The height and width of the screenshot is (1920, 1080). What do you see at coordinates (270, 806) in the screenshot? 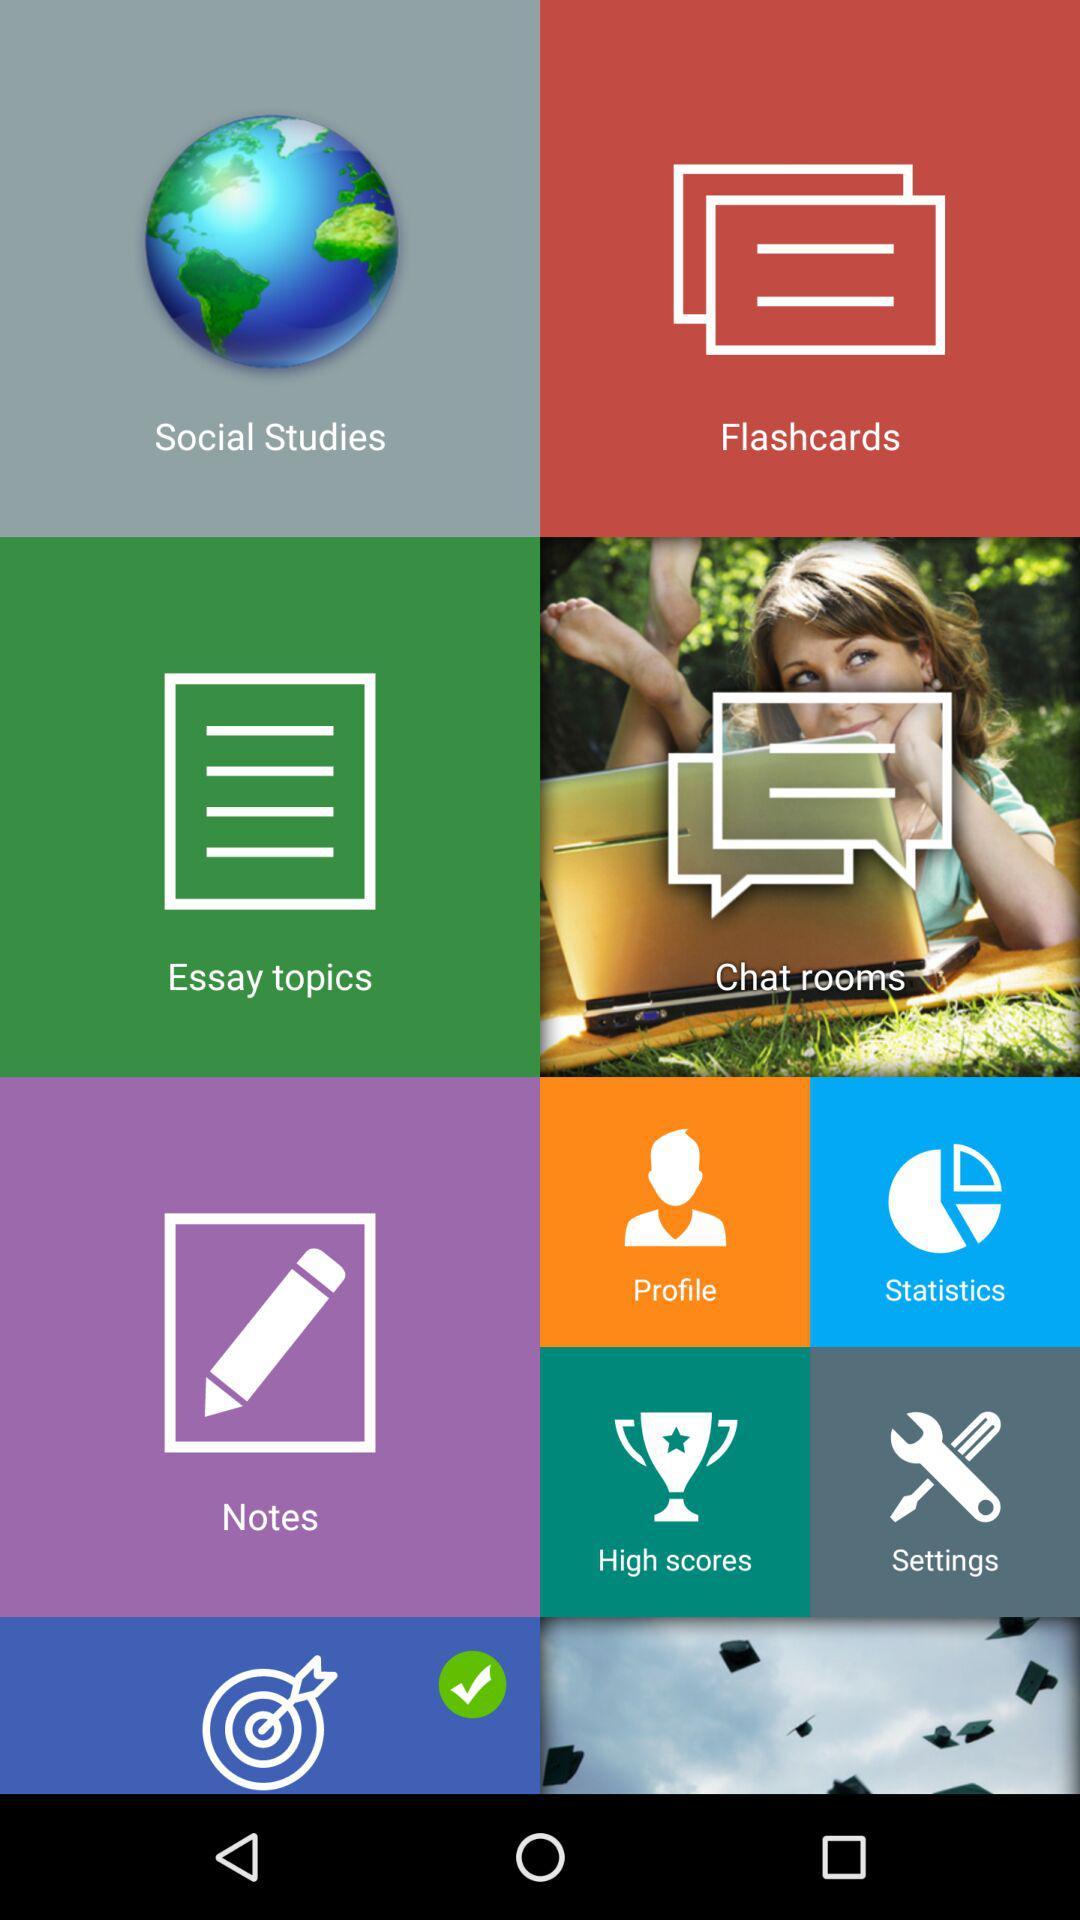
I see `item above notes app` at bounding box center [270, 806].